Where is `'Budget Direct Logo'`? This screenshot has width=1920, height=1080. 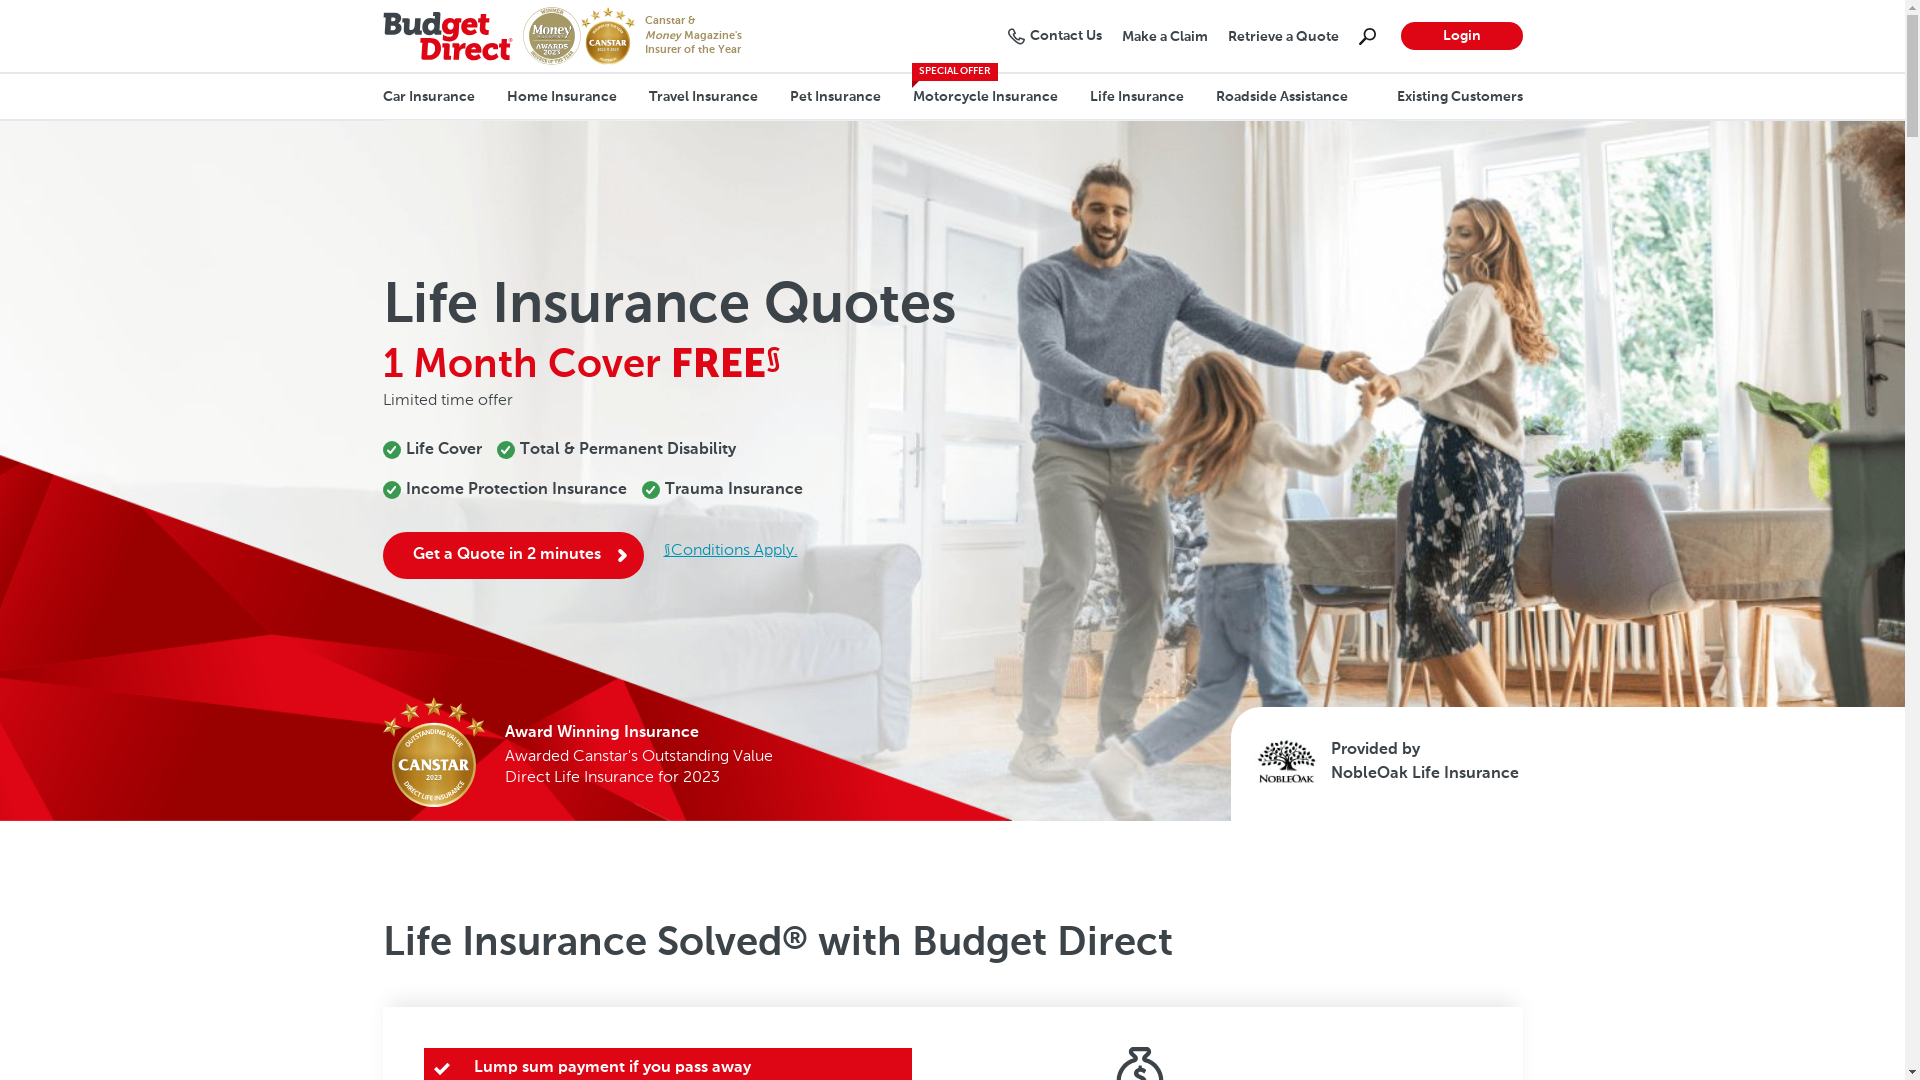 'Budget Direct Logo' is located at coordinates (445, 35).